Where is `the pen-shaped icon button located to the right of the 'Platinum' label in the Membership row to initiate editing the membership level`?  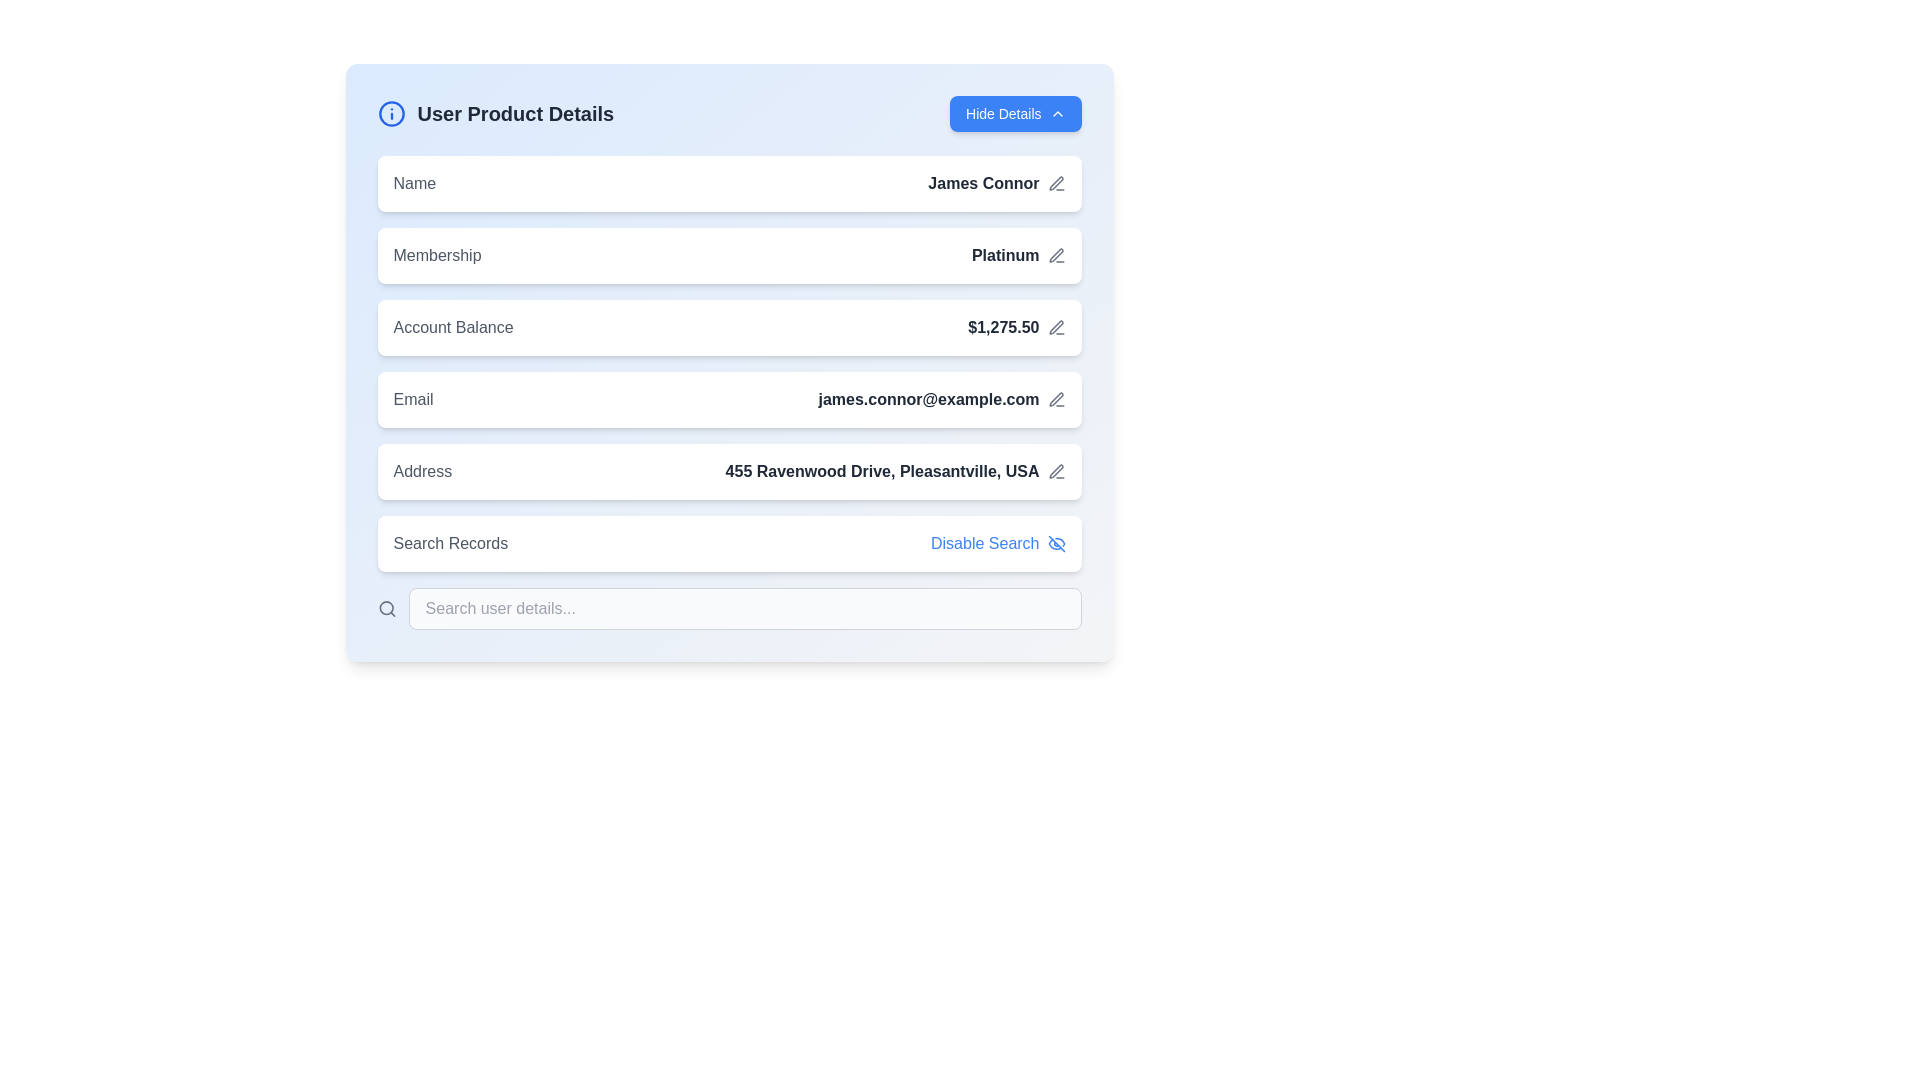
the pen-shaped icon button located to the right of the 'Platinum' label in the Membership row to initiate editing the membership level is located at coordinates (1055, 254).